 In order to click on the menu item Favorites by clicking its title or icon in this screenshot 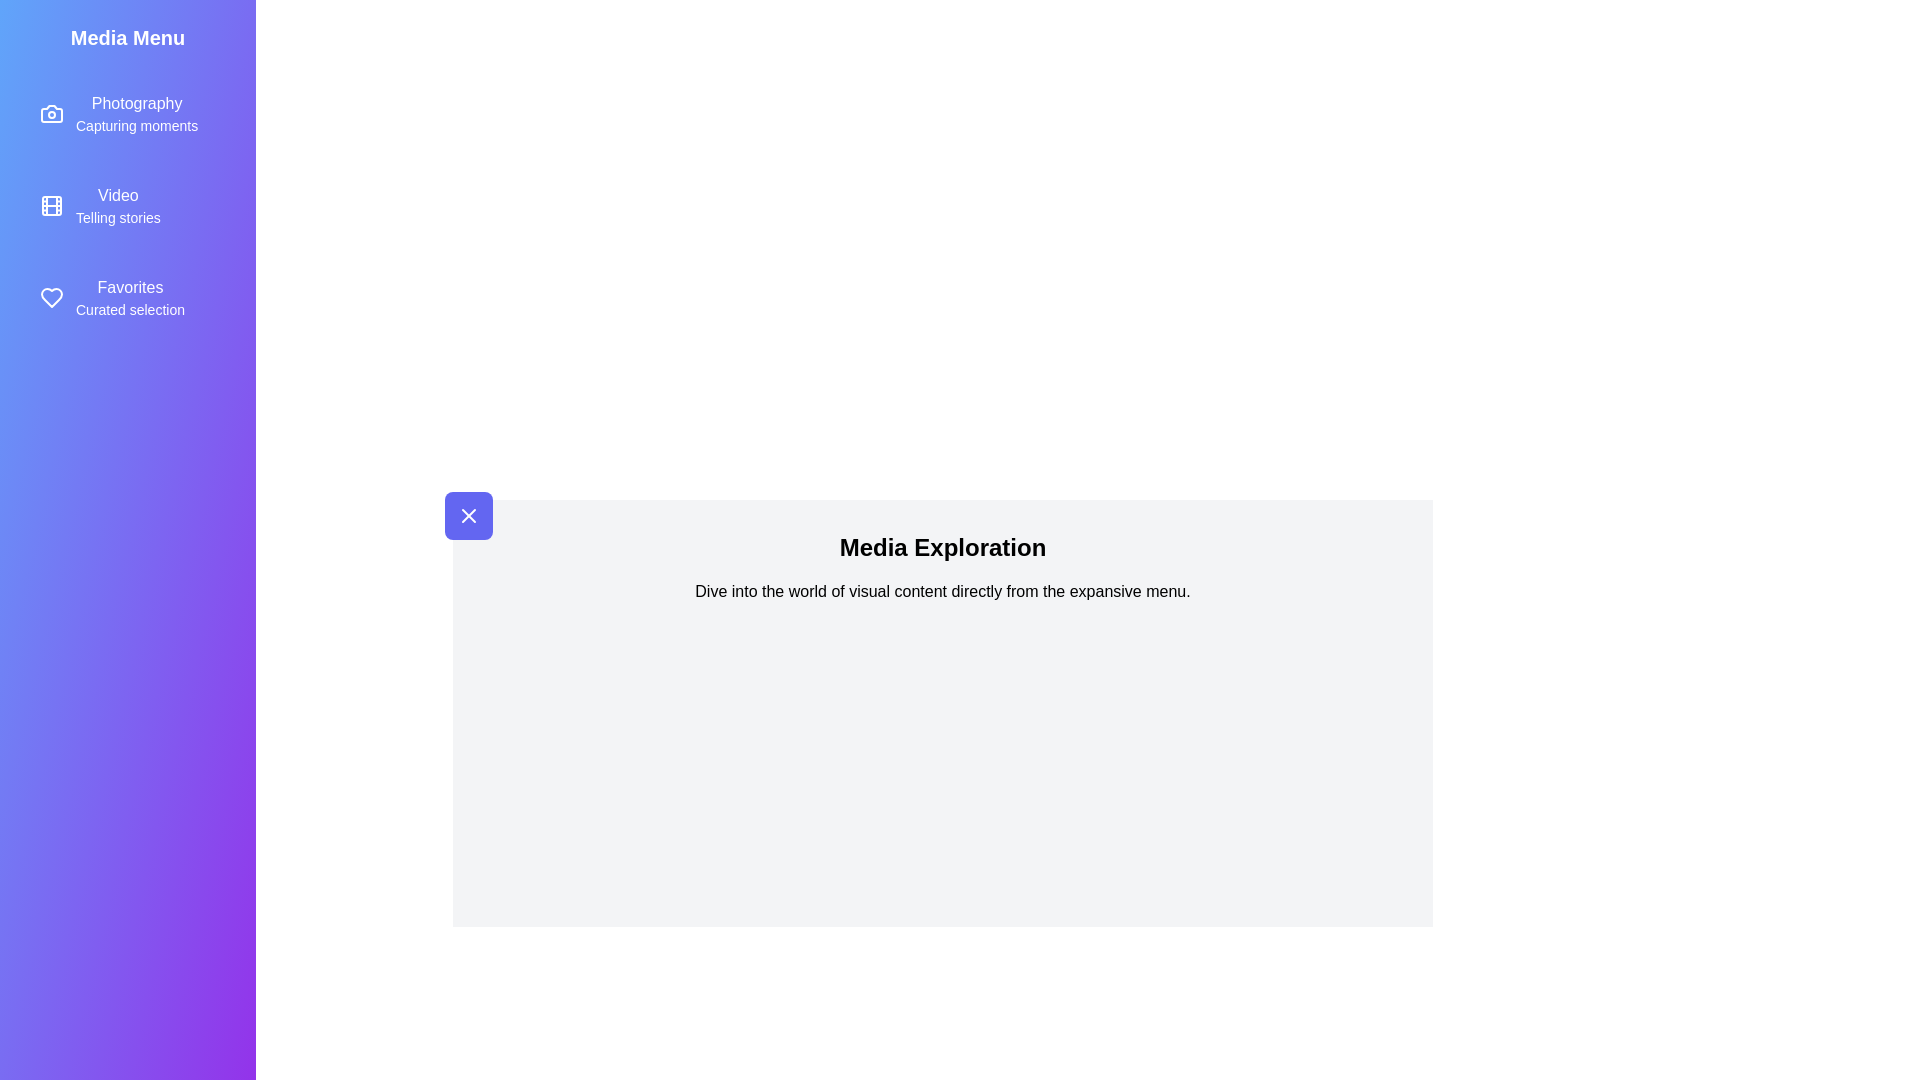, I will do `click(127, 297)`.